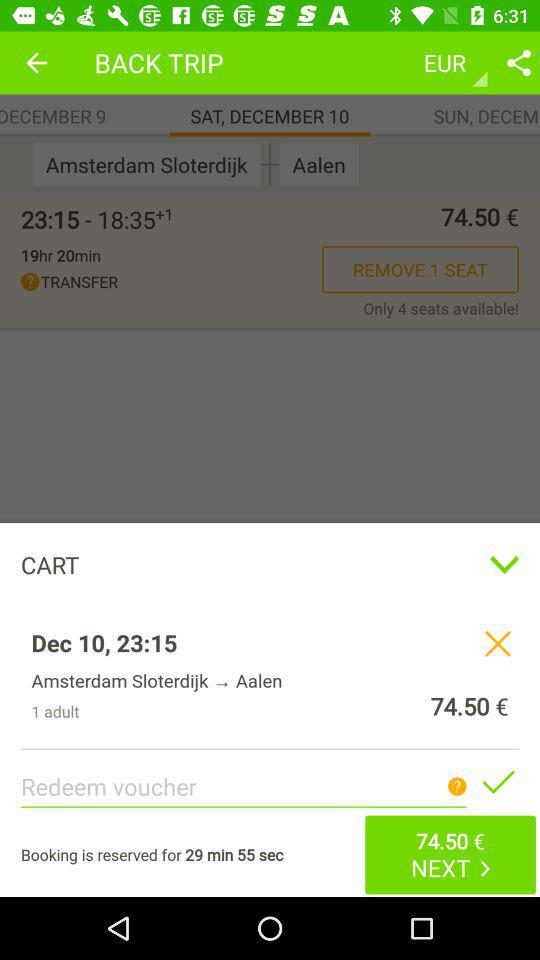 The height and width of the screenshot is (960, 540). Describe the element at coordinates (496, 642) in the screenshot. I see `the close icon` at that location.